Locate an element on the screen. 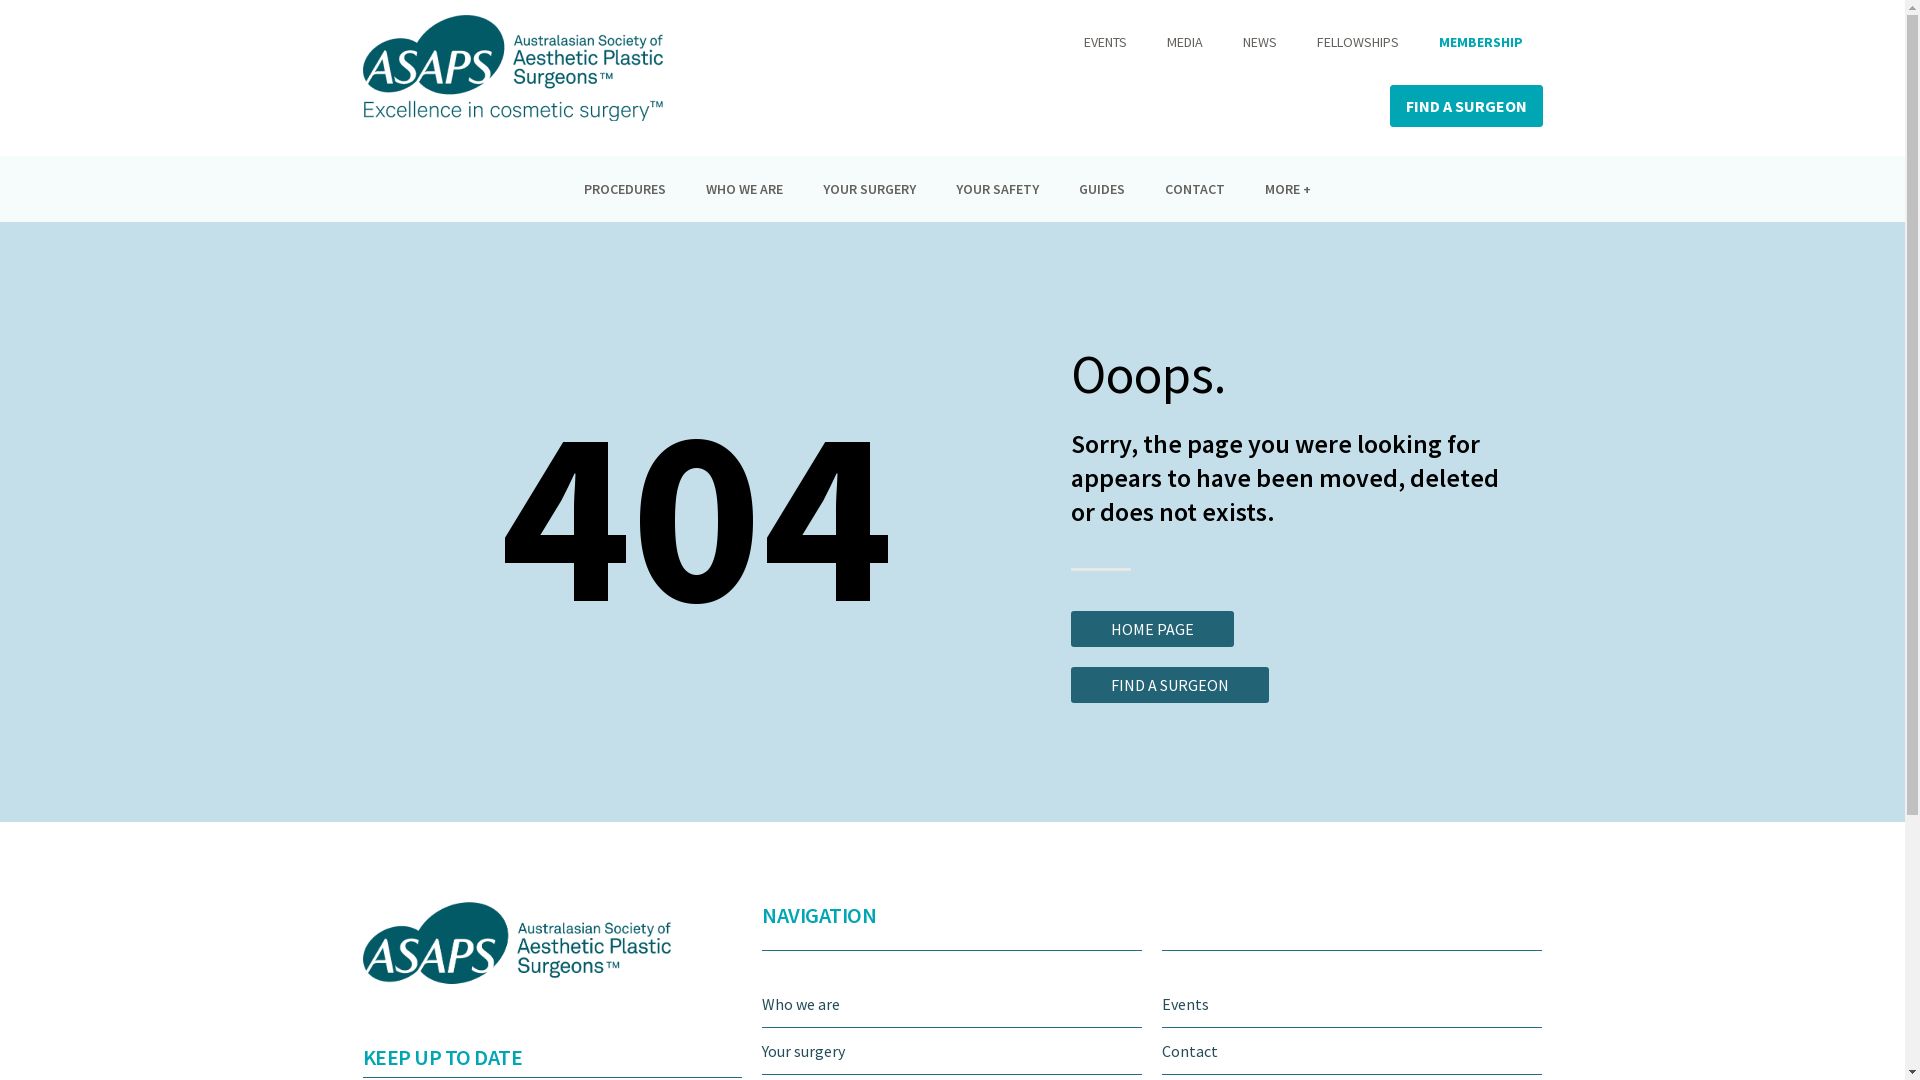 This screenshot has height=1080, width=1920. 'Your surgery' is located at coordinates (950, 1050).